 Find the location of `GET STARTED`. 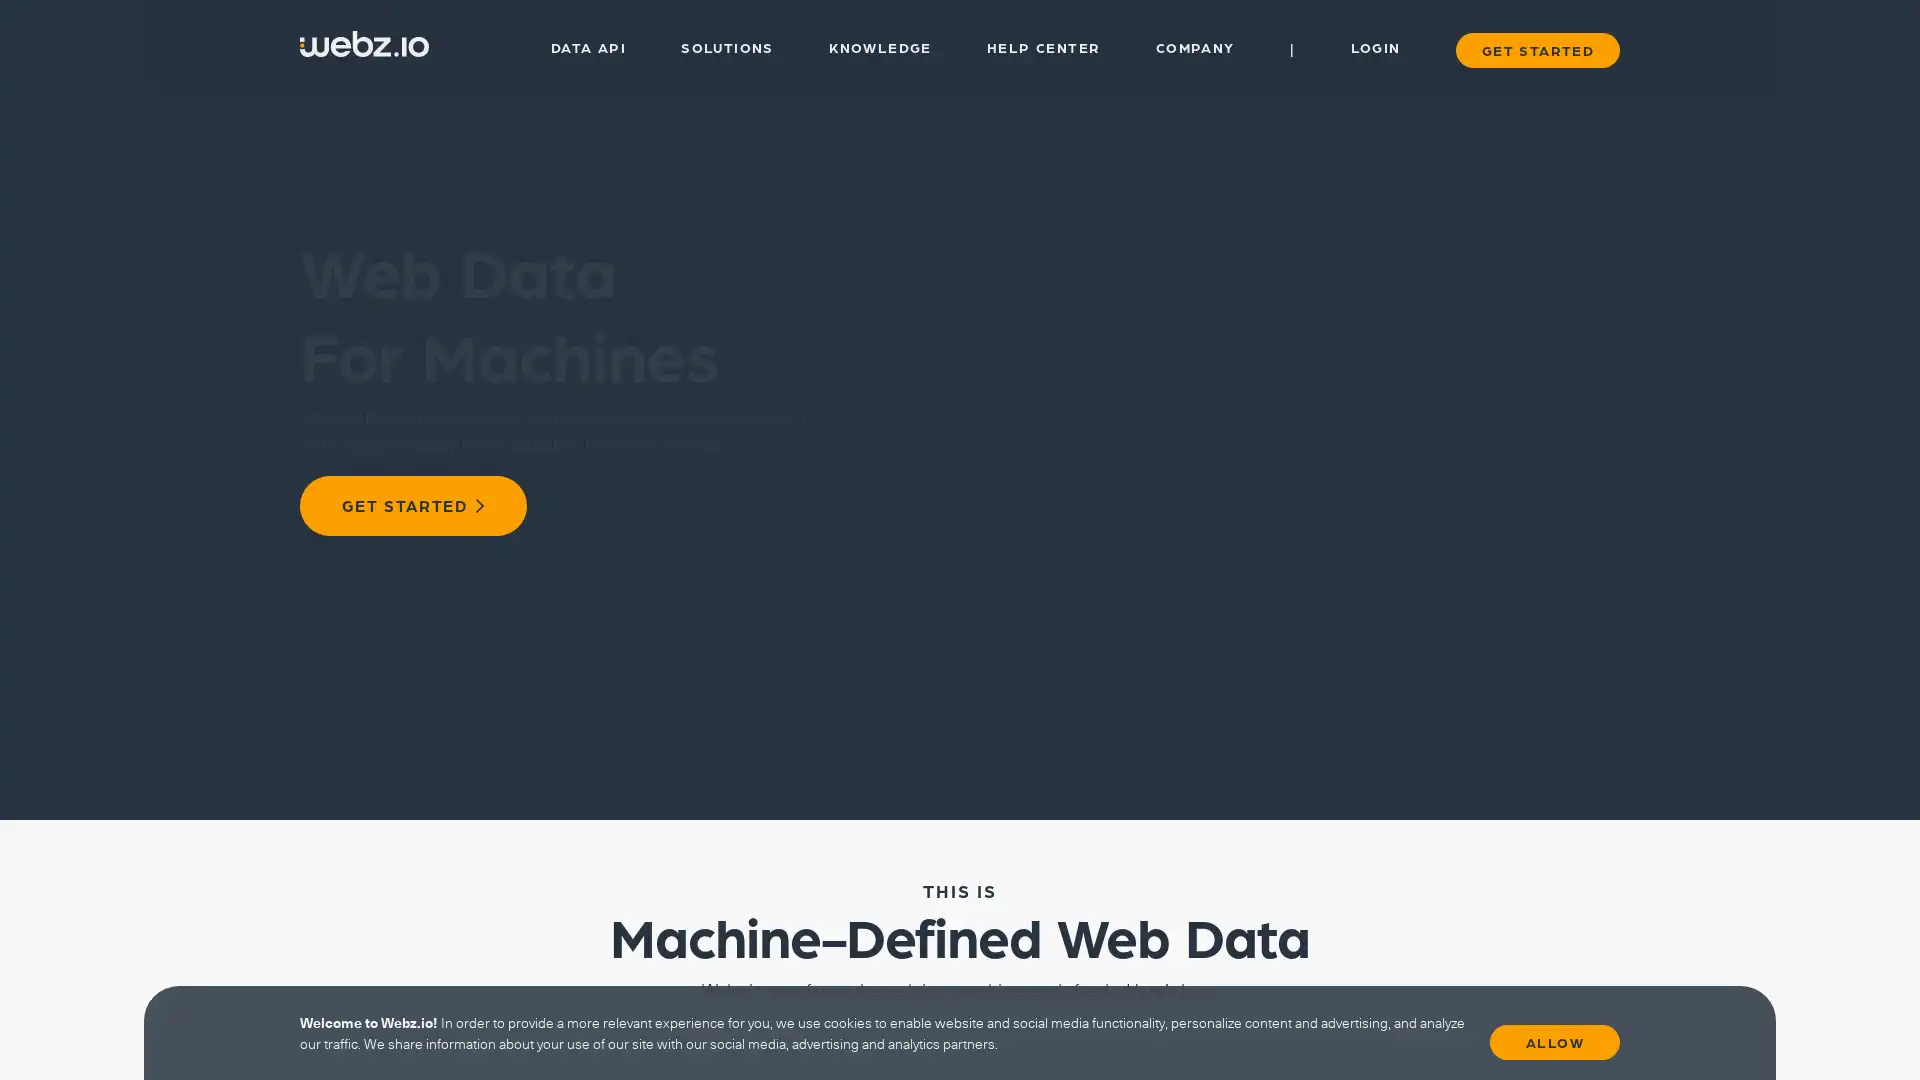

GET STARTED is located at coordinates (1535, 48).